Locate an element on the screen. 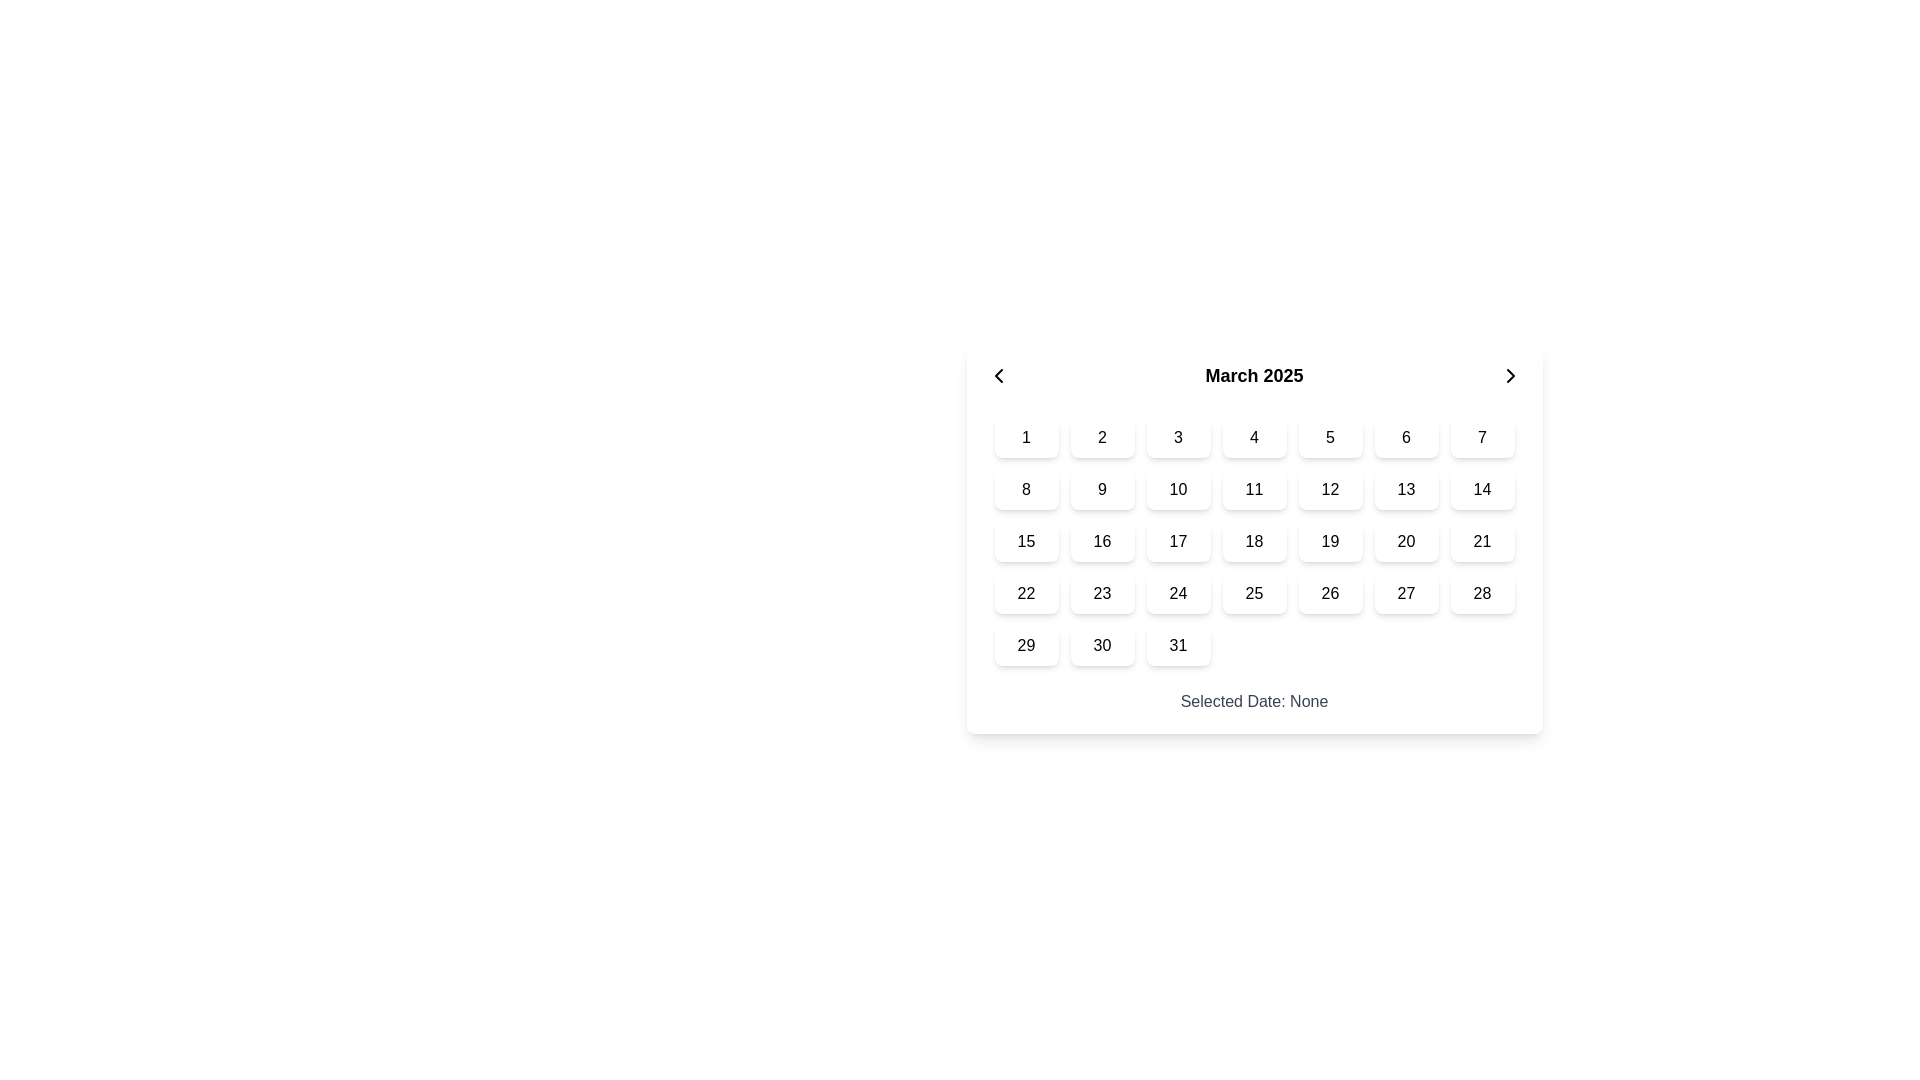 The height and width of the screenshot is (1080, 1920). the rounded square button labeled '17' in the calendar grid layout is located at coordinates (1178, 542).